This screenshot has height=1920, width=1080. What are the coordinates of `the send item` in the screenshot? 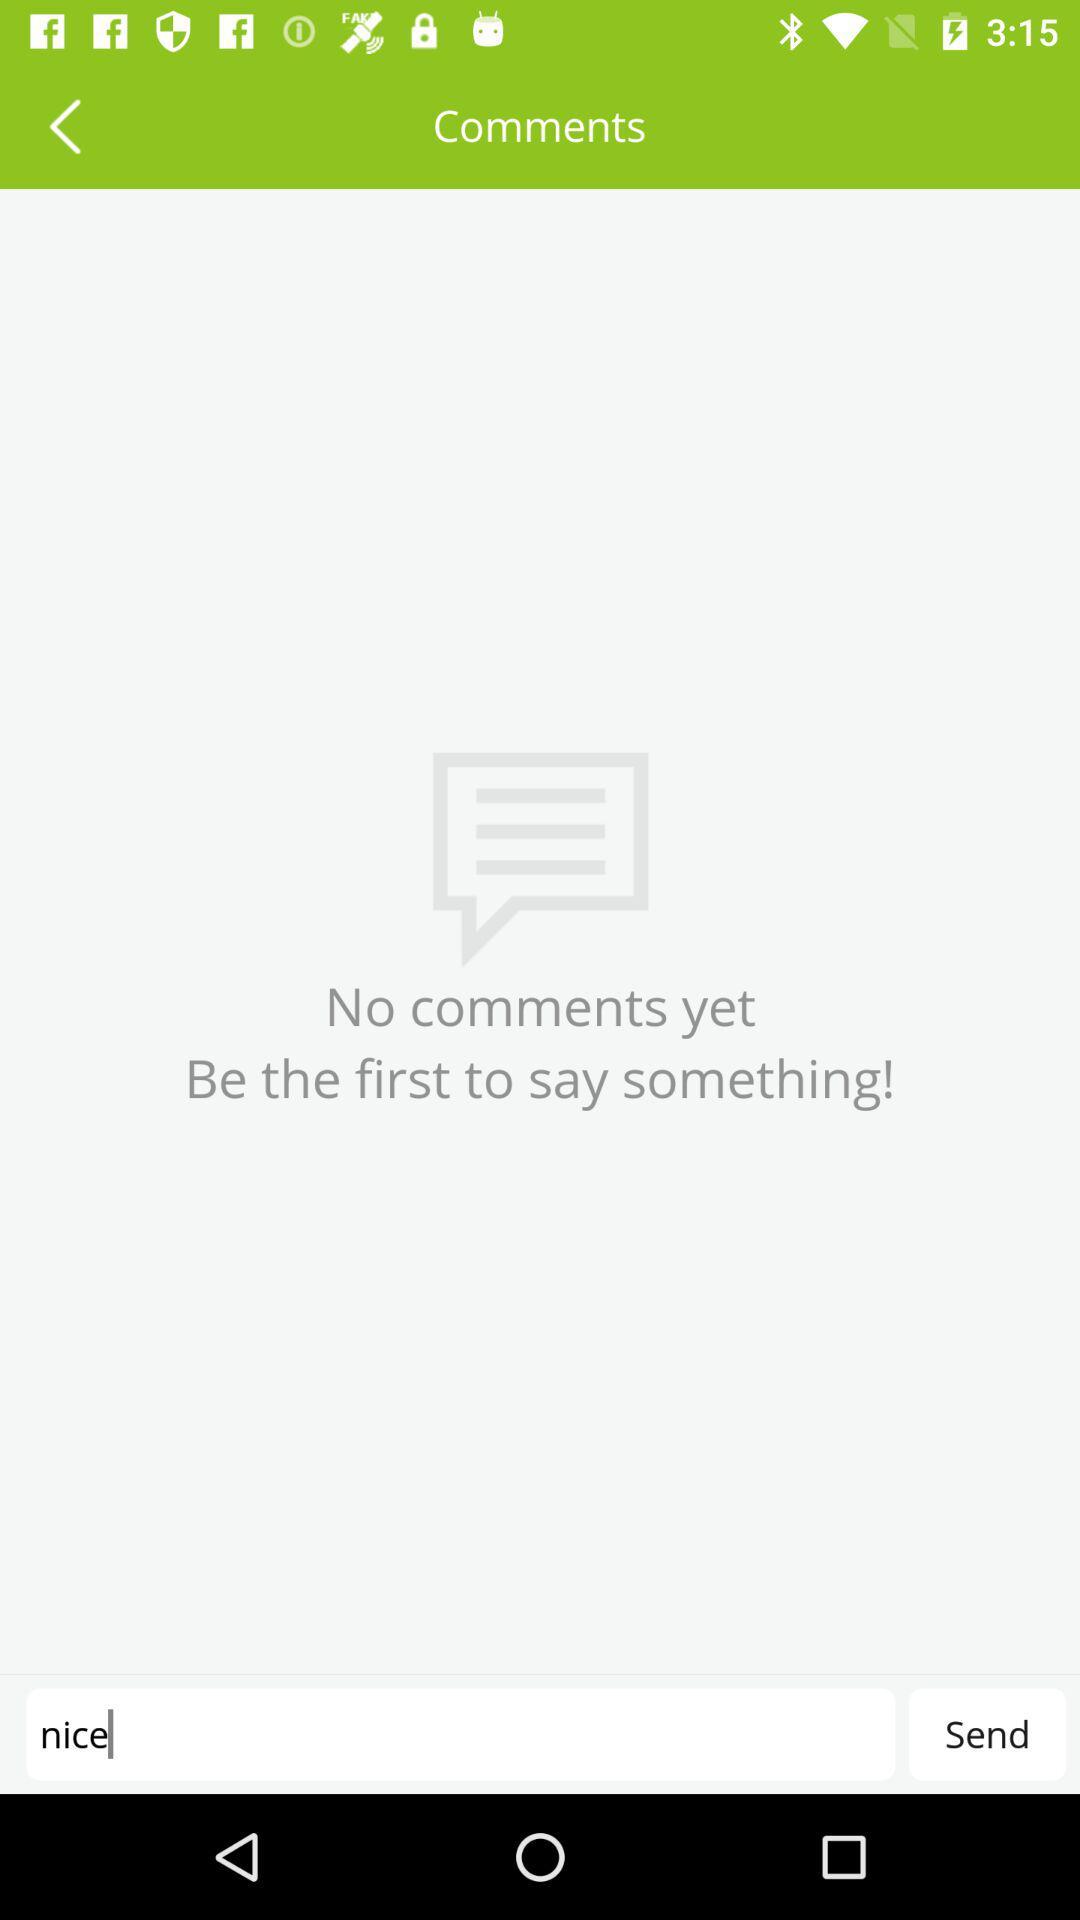 It's located at (986, 1733).